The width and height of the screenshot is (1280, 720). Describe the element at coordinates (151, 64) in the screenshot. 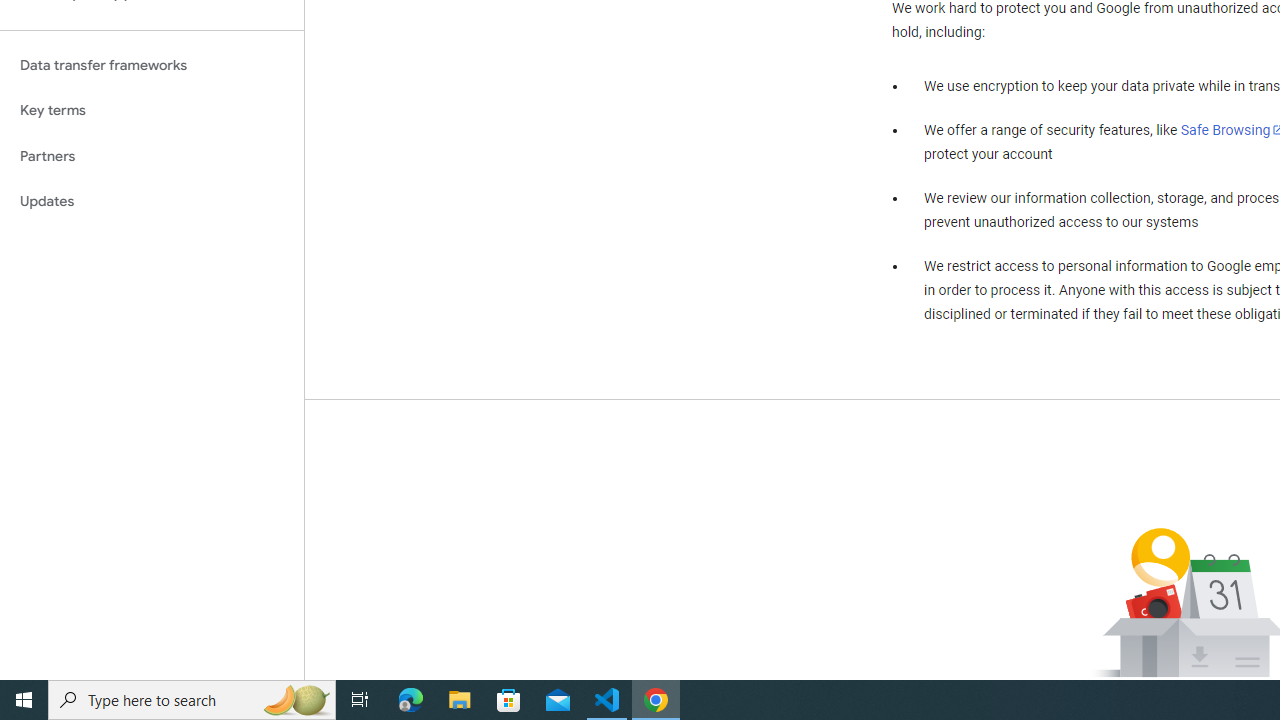

I see `'Data transfer frameworks'` at that location.